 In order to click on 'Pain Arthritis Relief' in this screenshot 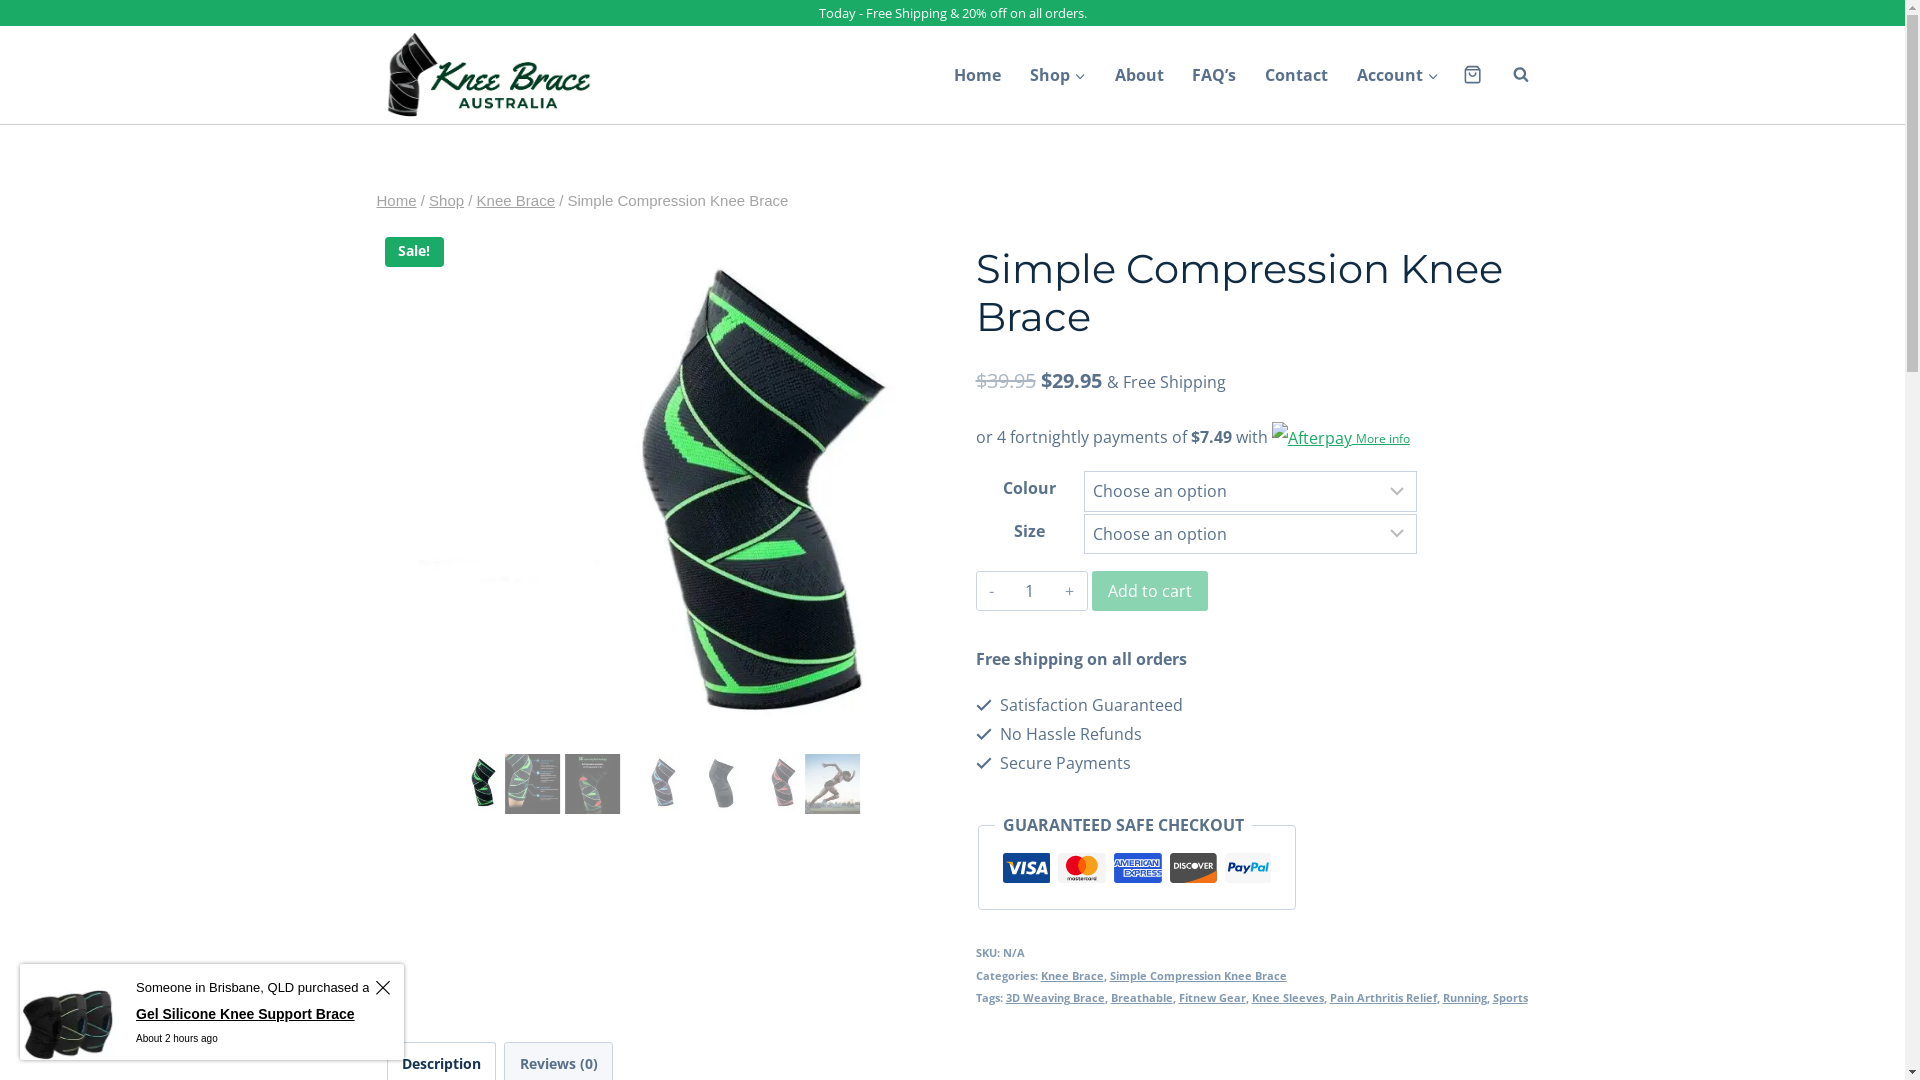, I will do `click(1382, 997)`.